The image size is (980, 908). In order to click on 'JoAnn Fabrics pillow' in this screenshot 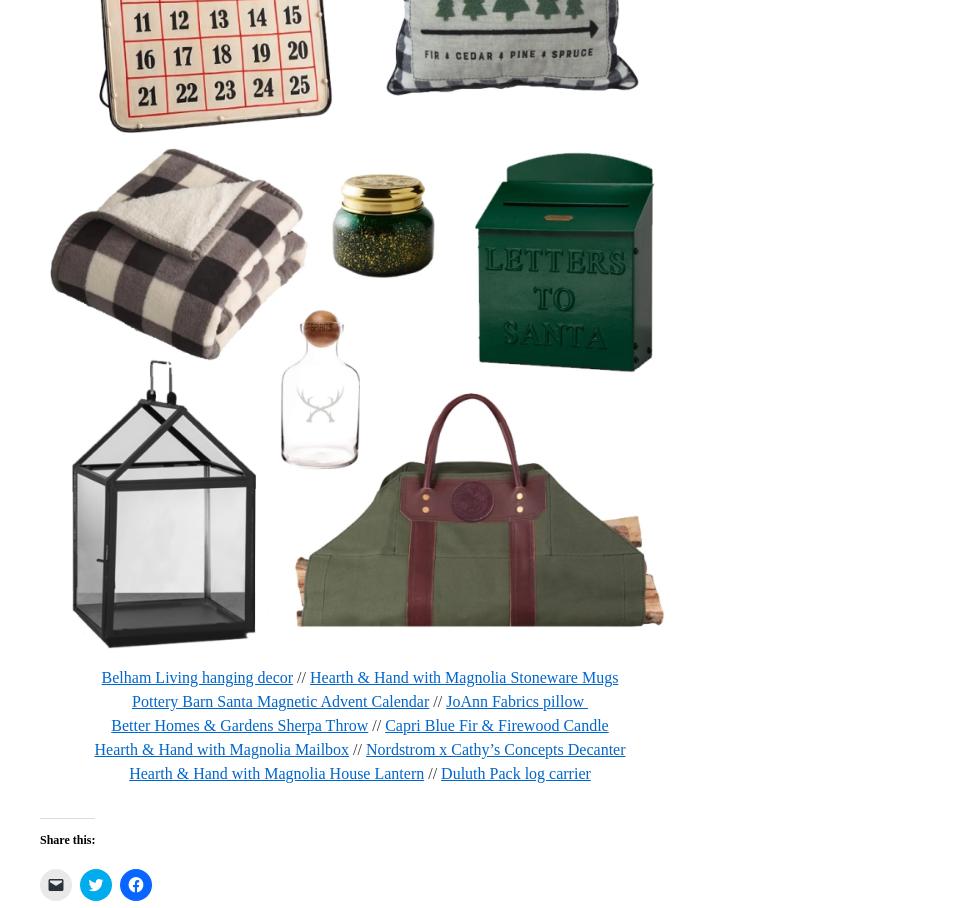, I will do `click(516, 699)`.